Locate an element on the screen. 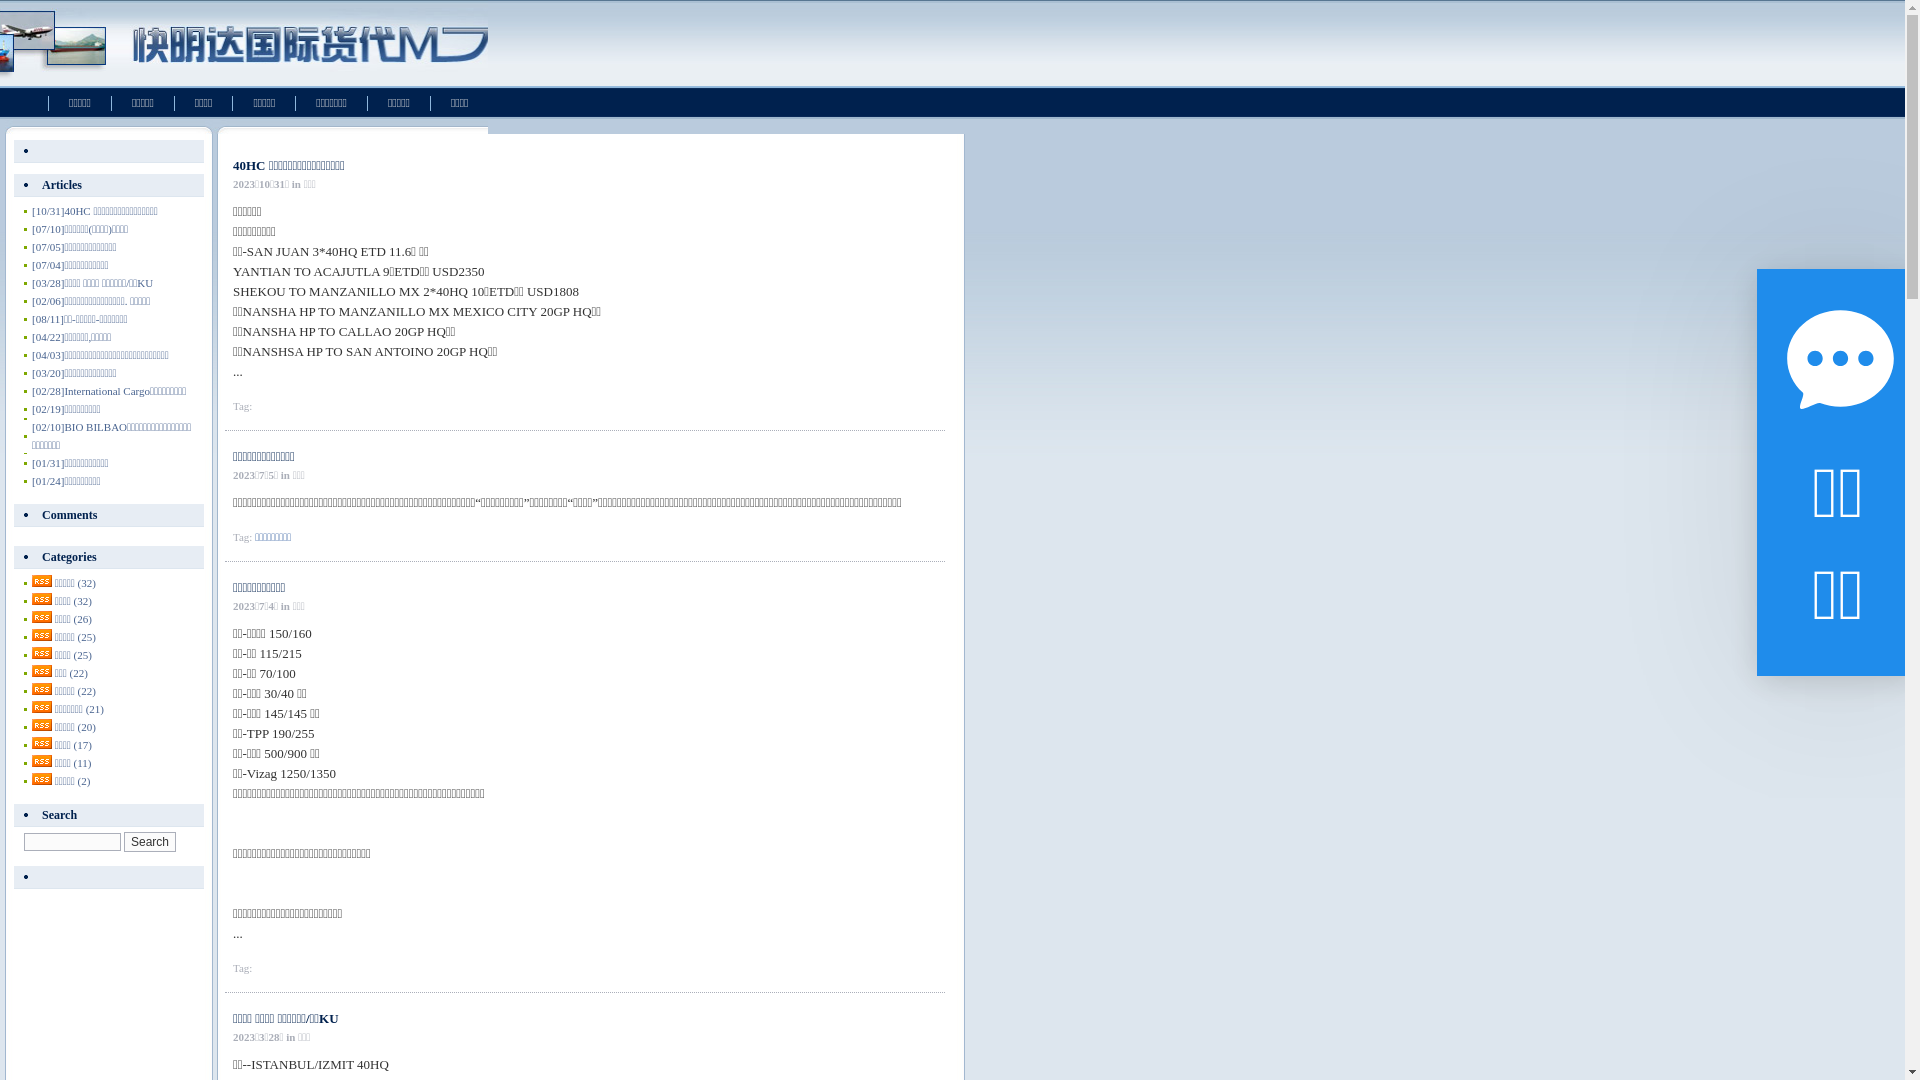 The image size is (1920, 1080). 'rss' is located at coordinates (42, 688).